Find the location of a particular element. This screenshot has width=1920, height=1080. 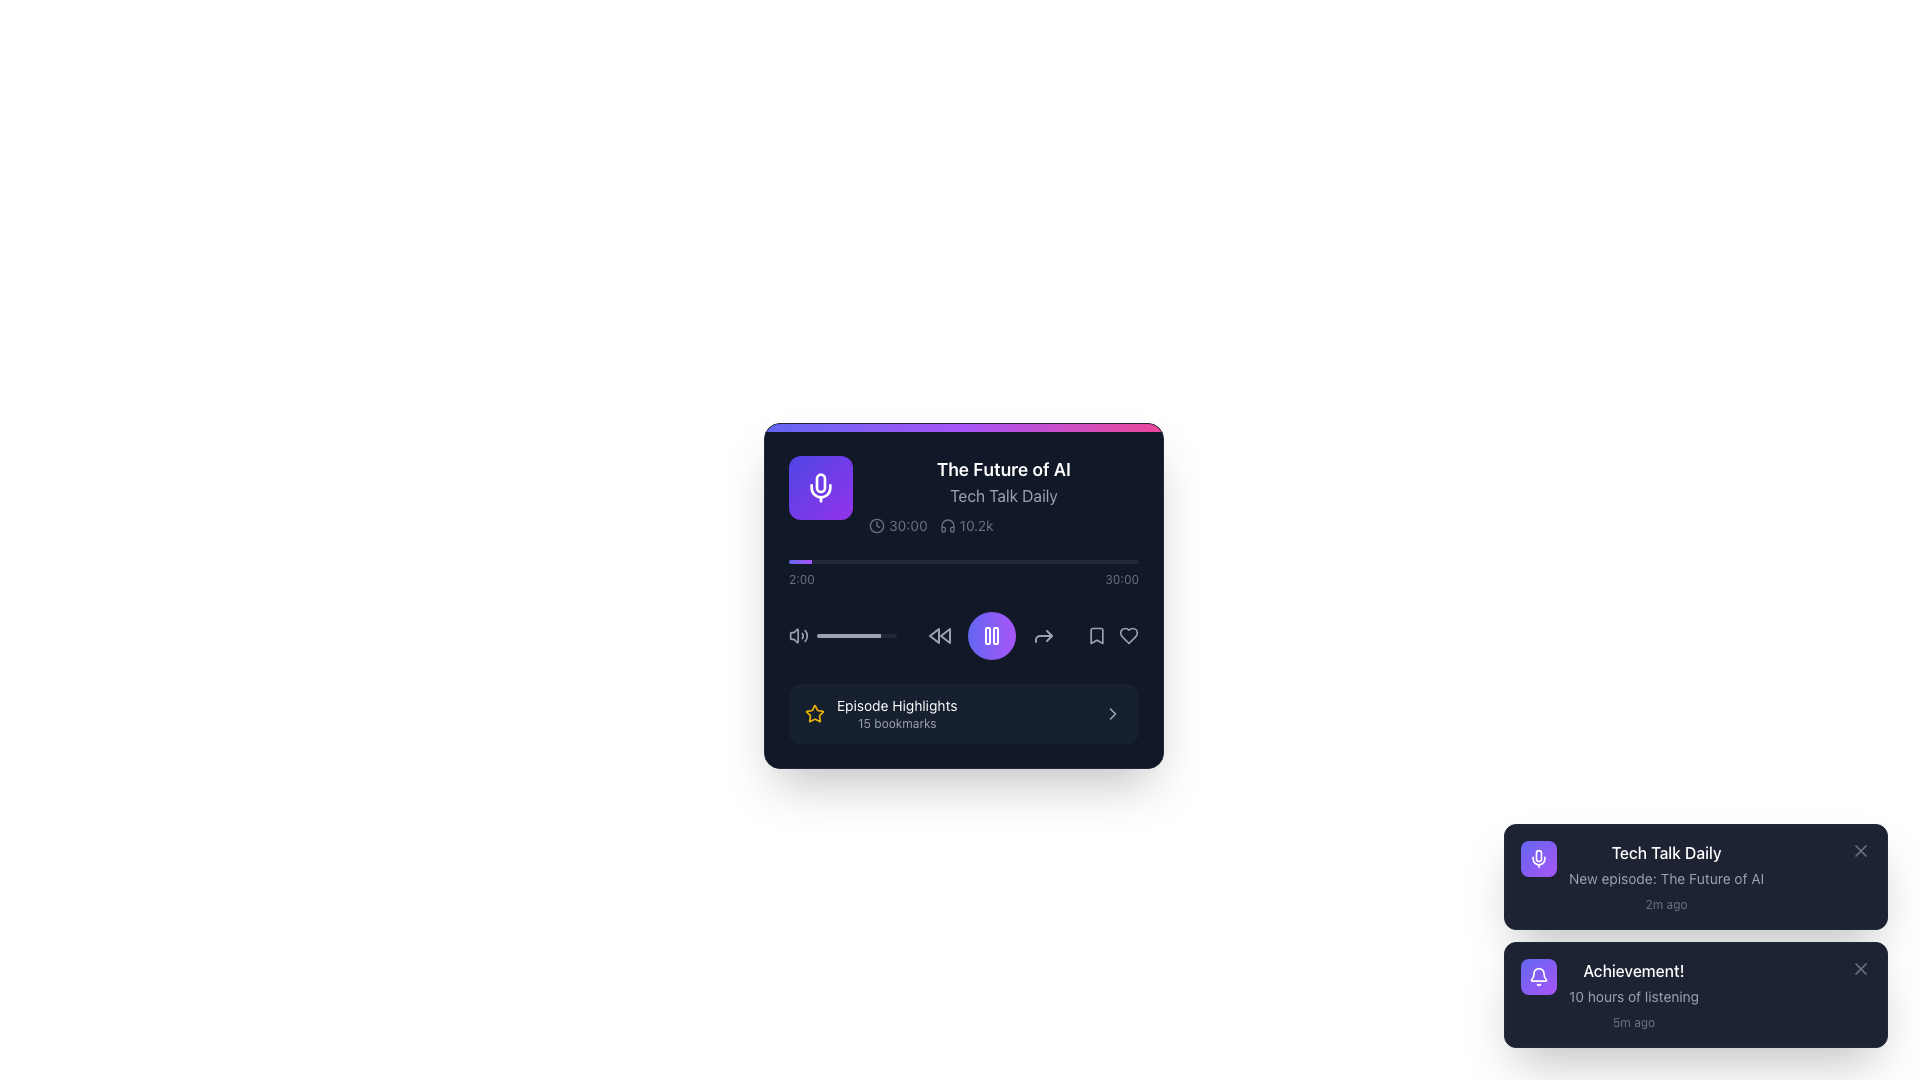

the decorative audio icon located in the top-left section of the UI that represents the podcast titled 'The Future of AI' is located at coordinates (820, 482).